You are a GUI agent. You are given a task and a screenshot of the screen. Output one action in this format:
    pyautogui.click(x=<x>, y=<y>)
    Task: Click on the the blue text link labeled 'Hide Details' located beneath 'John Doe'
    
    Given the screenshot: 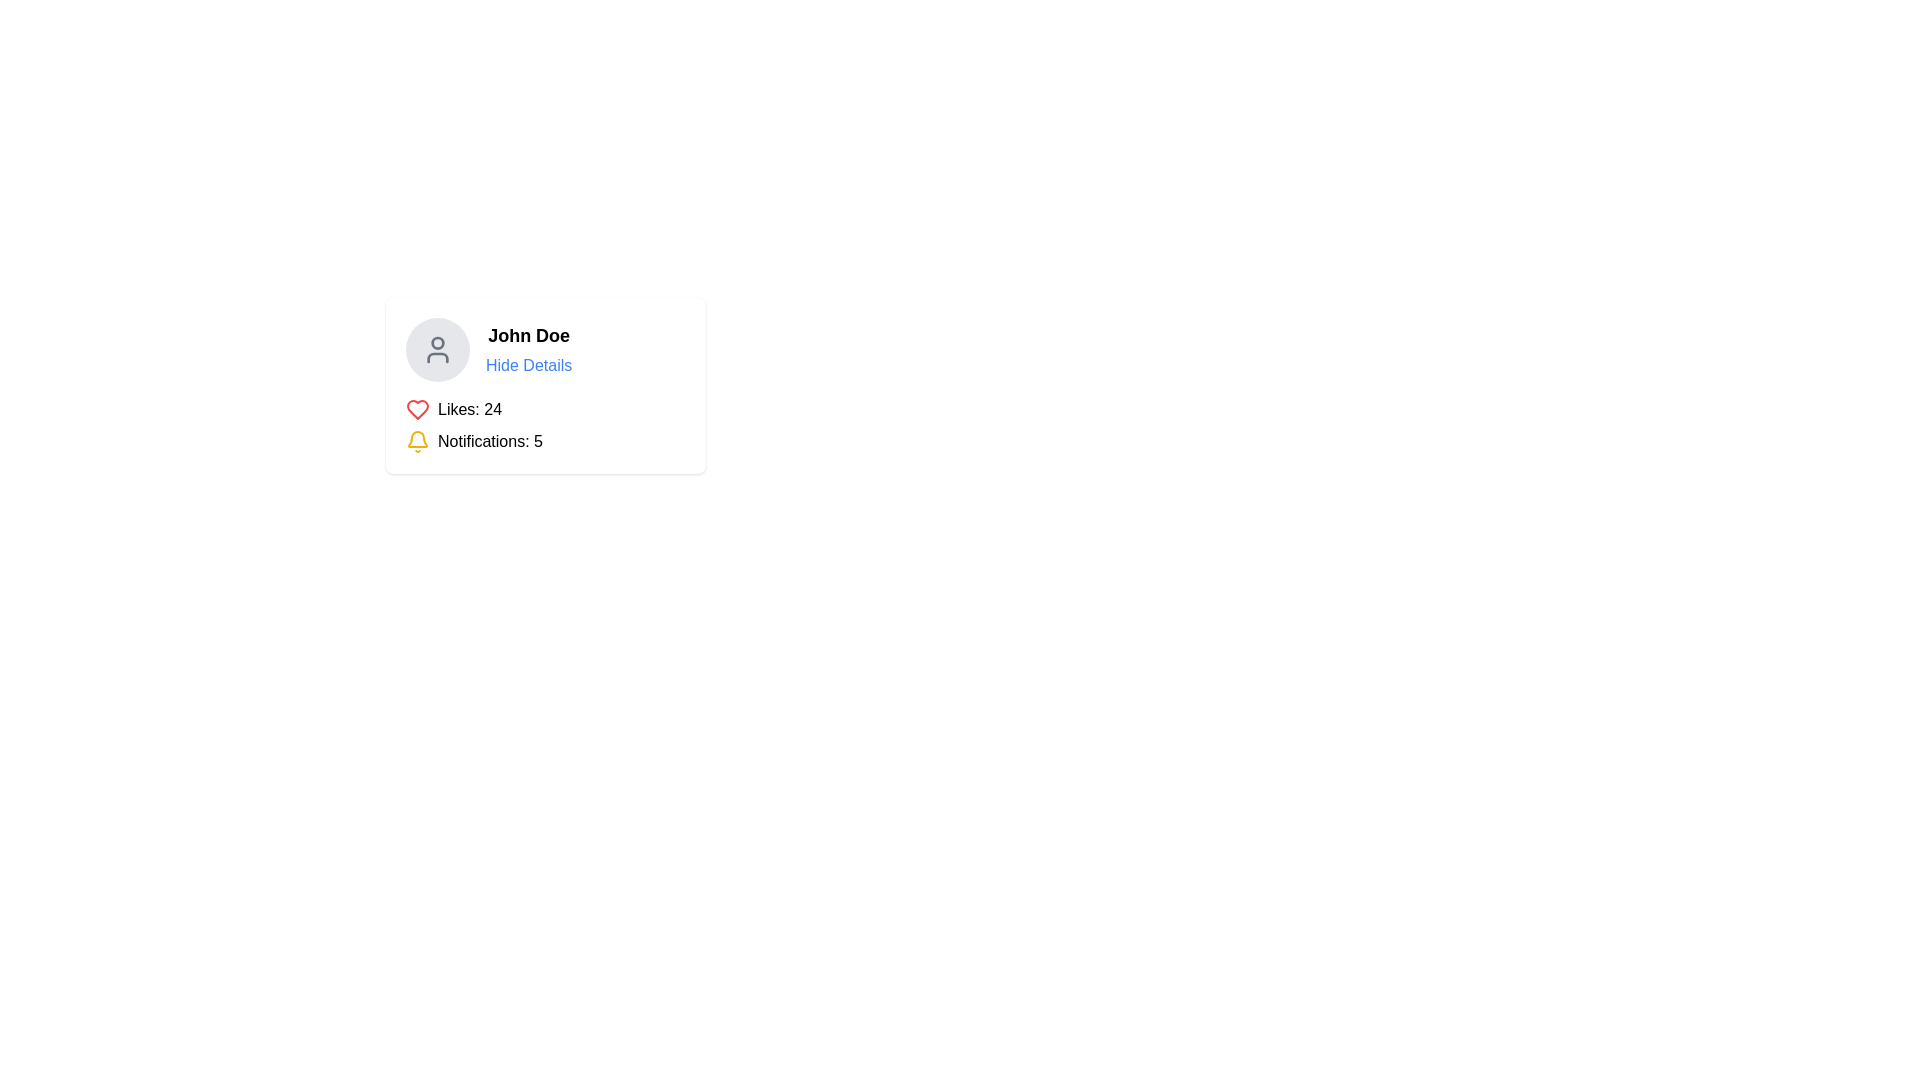 What is the action you would take?
    pyautogui.click(x=529, y=366)
    